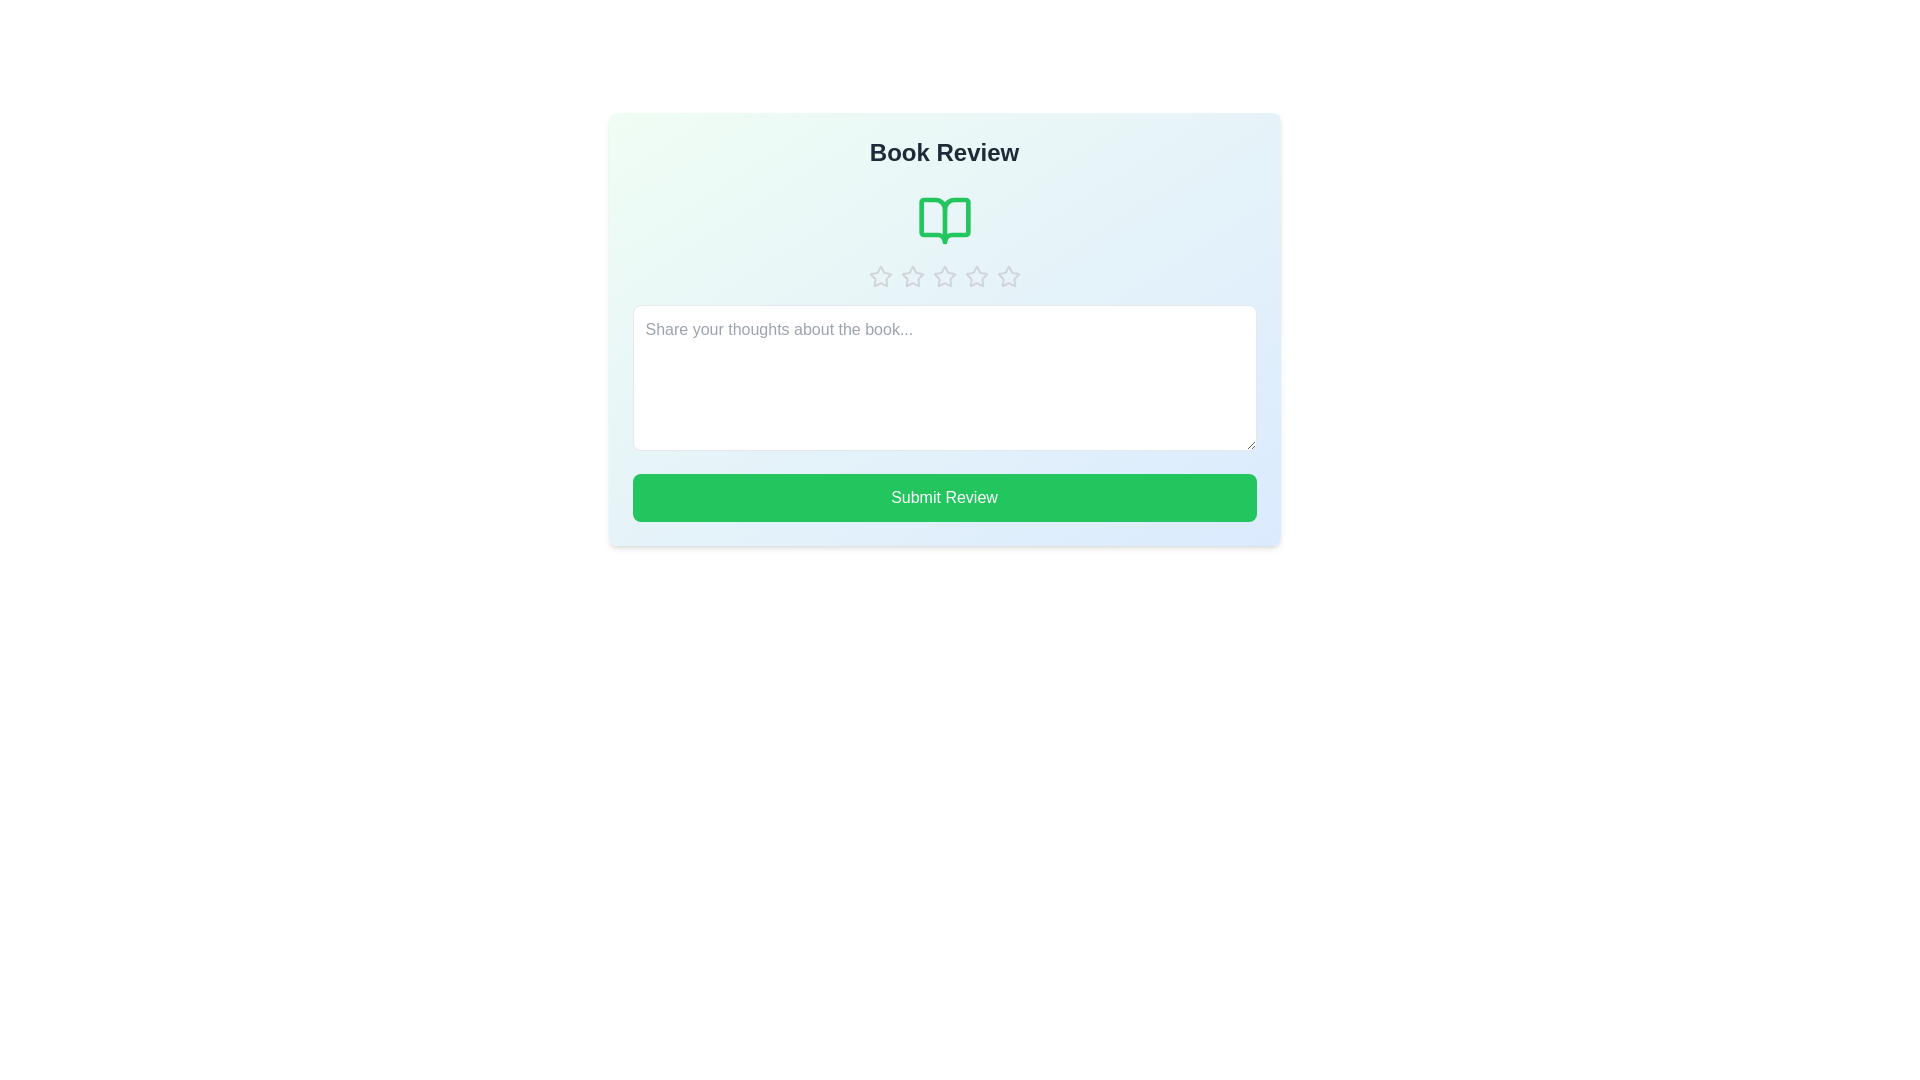  I want to click on the book rating to 4 stars by clicking the corresponding star, so click(976, 277).